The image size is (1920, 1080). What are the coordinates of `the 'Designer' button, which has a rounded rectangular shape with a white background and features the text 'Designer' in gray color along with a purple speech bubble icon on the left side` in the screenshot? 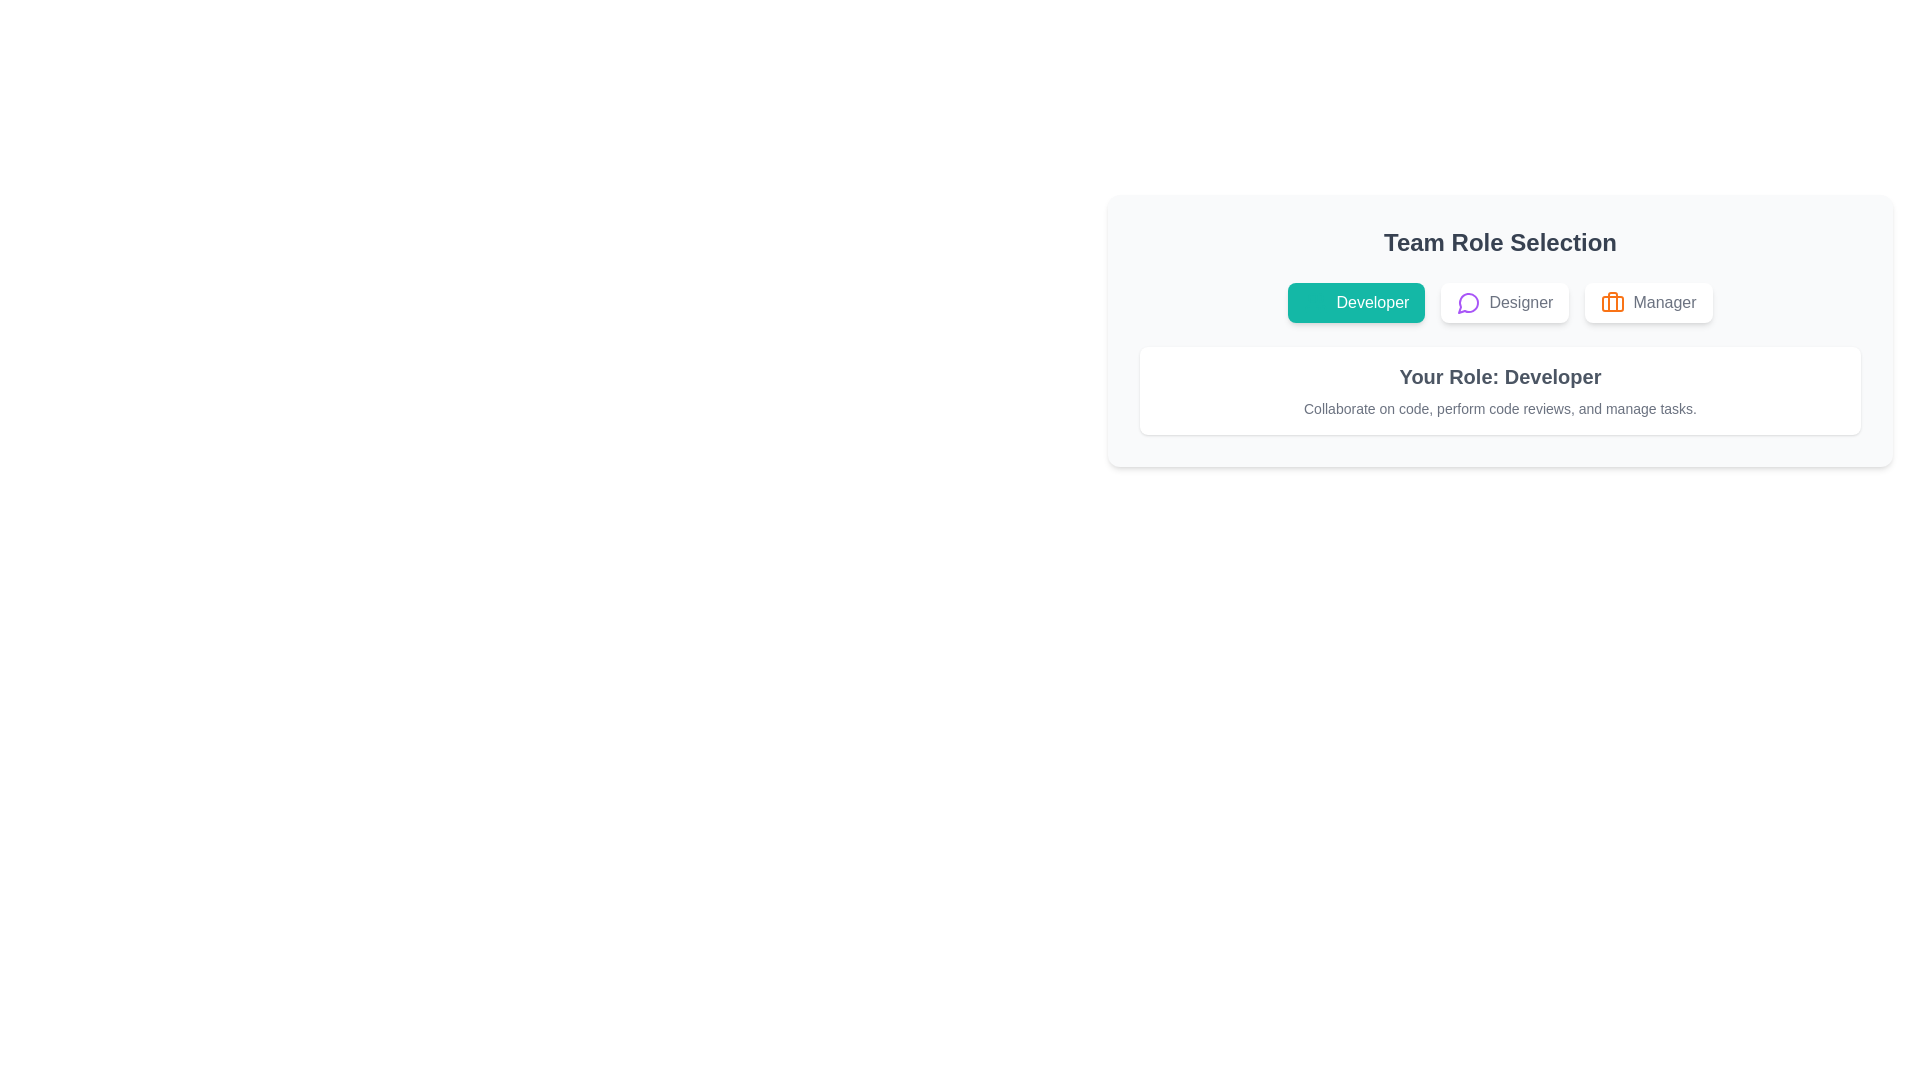 It's located at (1505, 303).